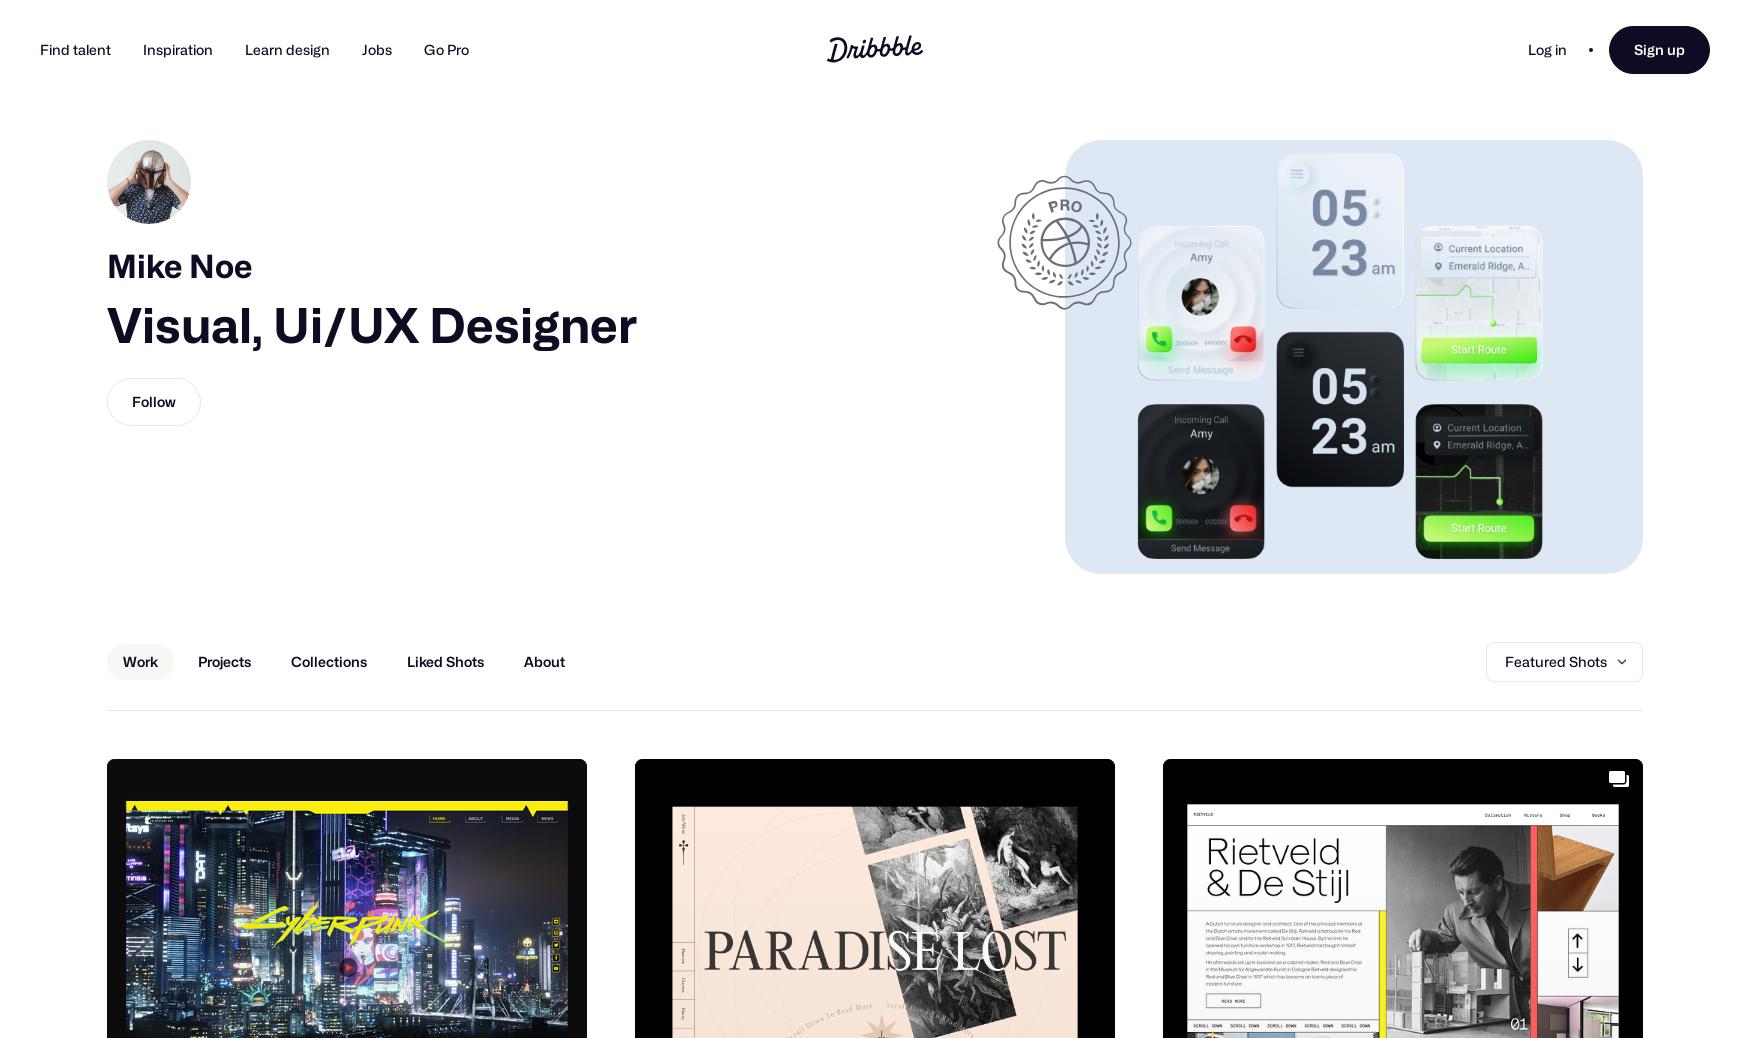 The image size is (1750, 1038). Describe the element at coordinates (1658, 48) in the screenshot. I see `'Sign up'` at that location.